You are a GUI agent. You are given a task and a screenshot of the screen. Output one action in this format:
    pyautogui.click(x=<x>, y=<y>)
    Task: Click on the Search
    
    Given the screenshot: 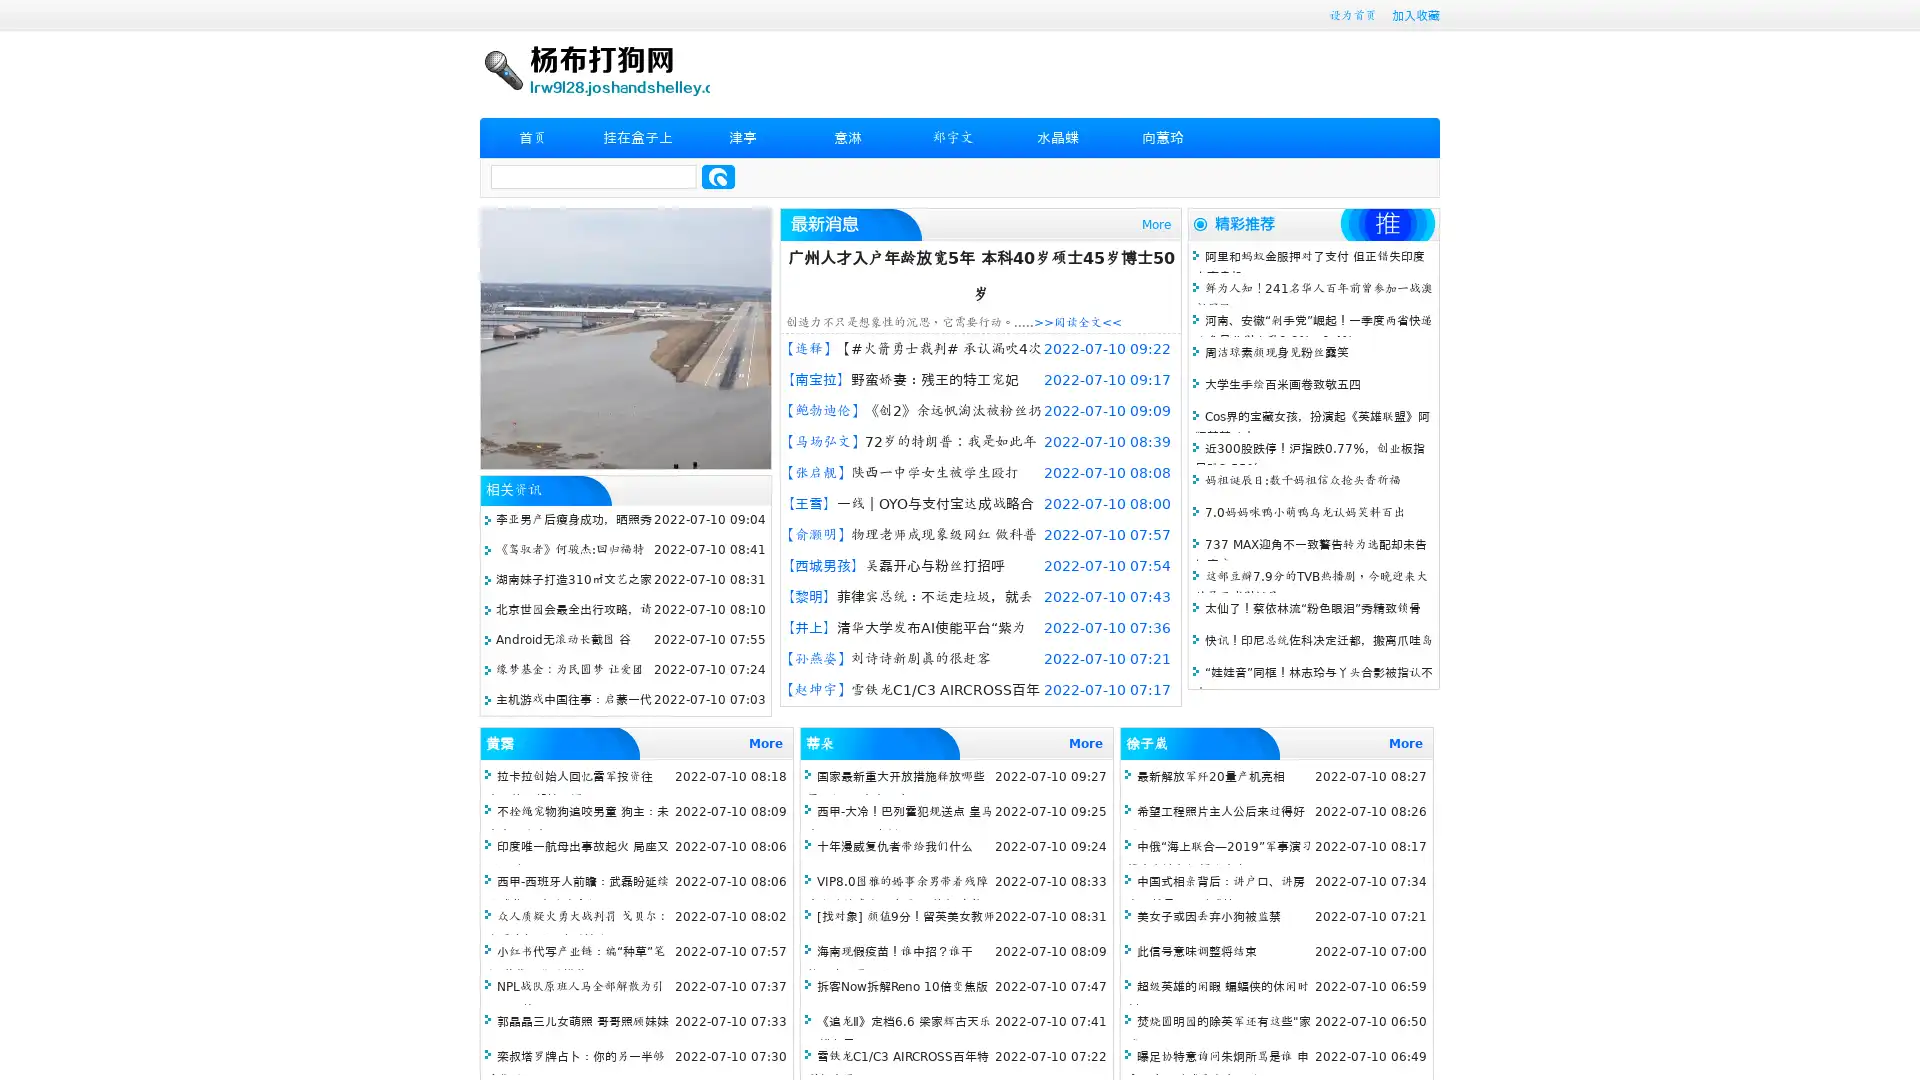 What is the action you would take?
    pyautogui.click(x=718, y=176)
    